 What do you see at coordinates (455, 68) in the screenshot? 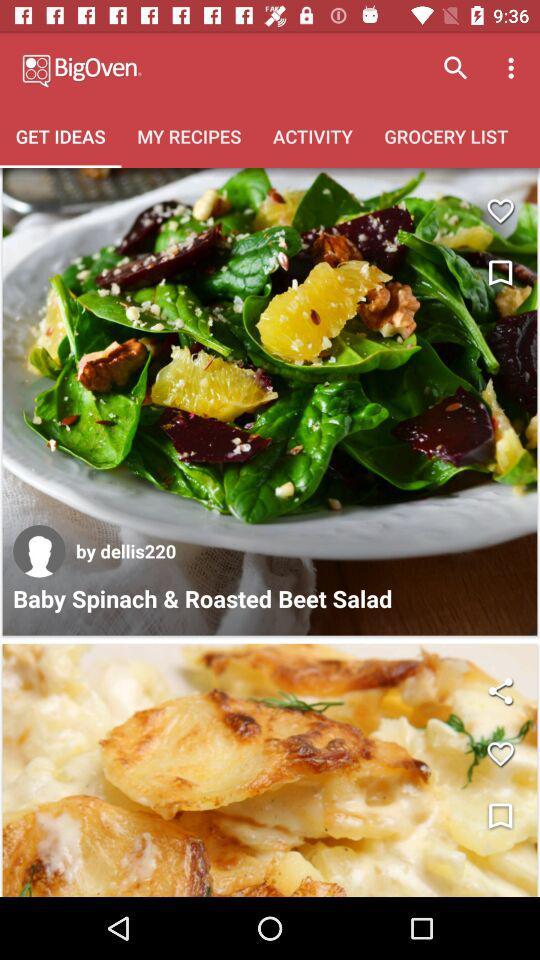
I see `icon above the grocery list` at bounding box center [455, 68].